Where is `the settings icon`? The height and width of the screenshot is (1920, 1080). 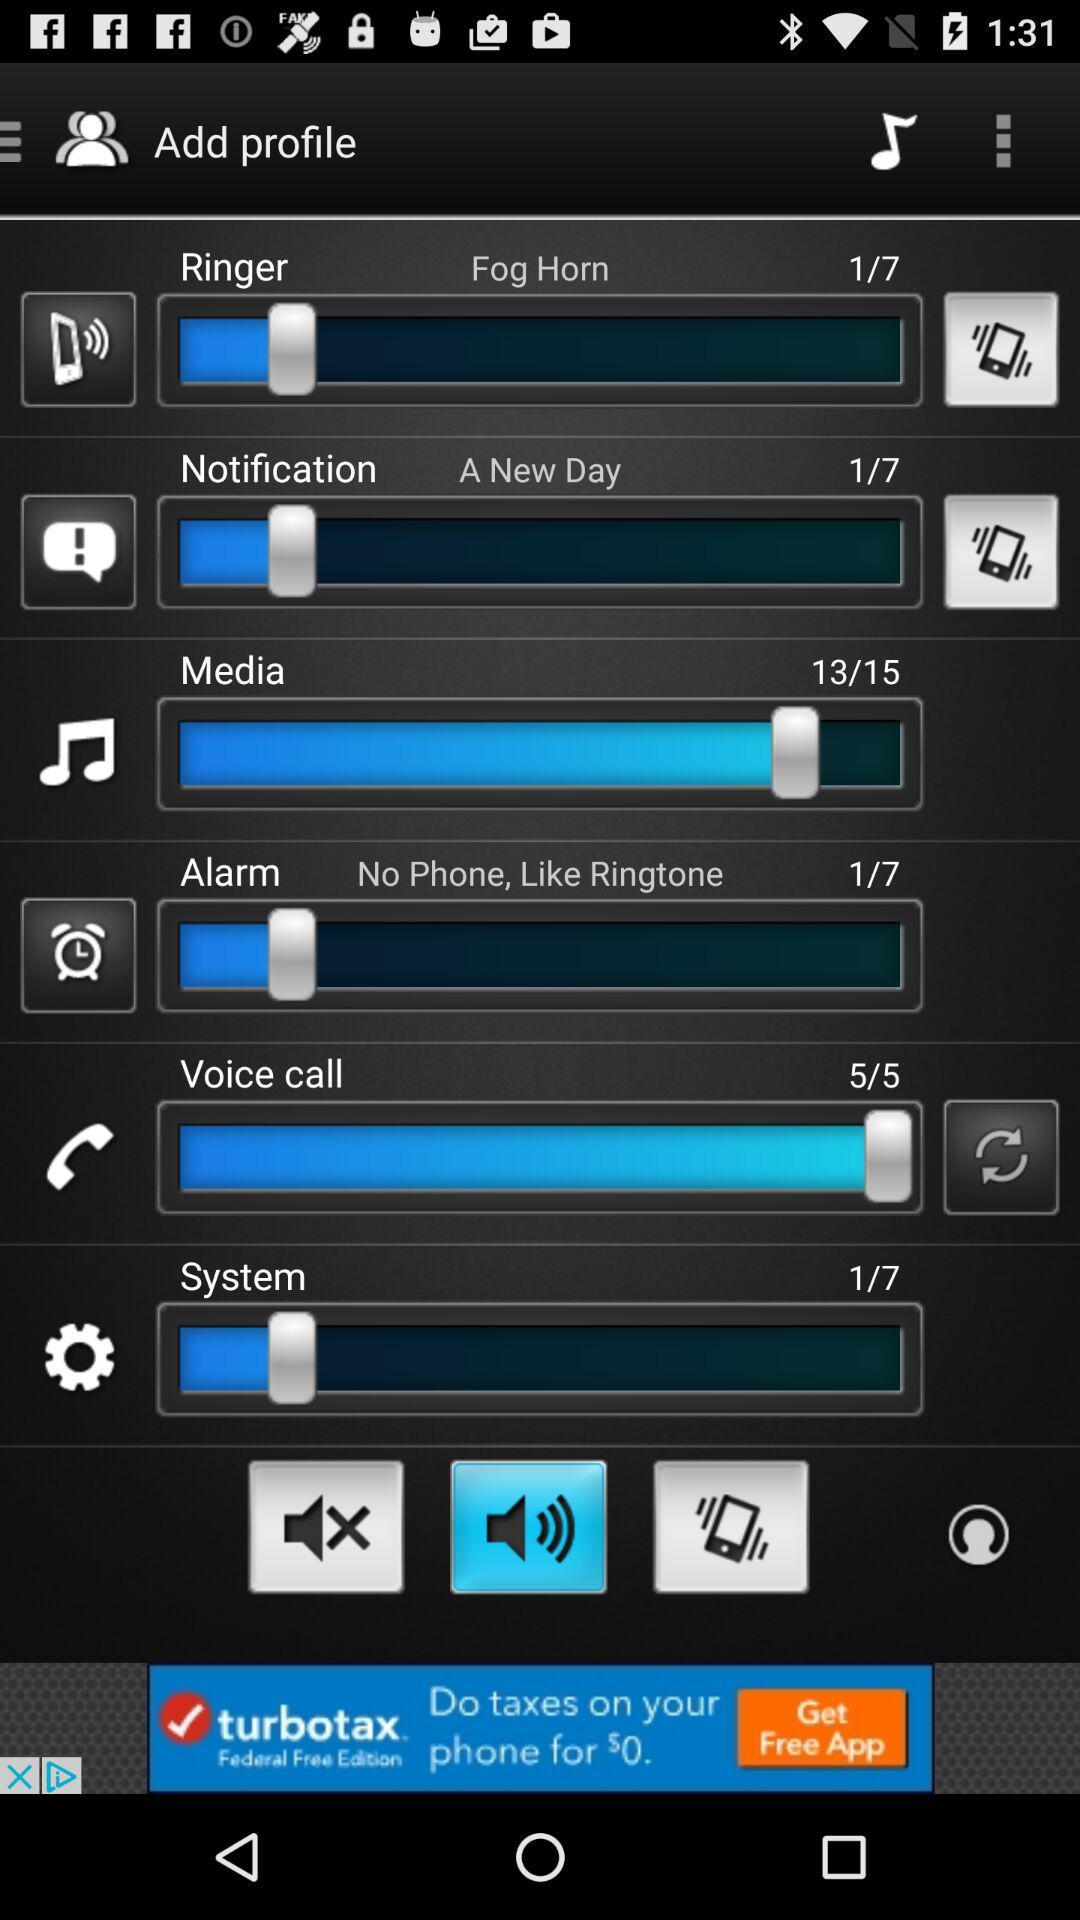 the settings icon is located at coordinates (77, 1454).